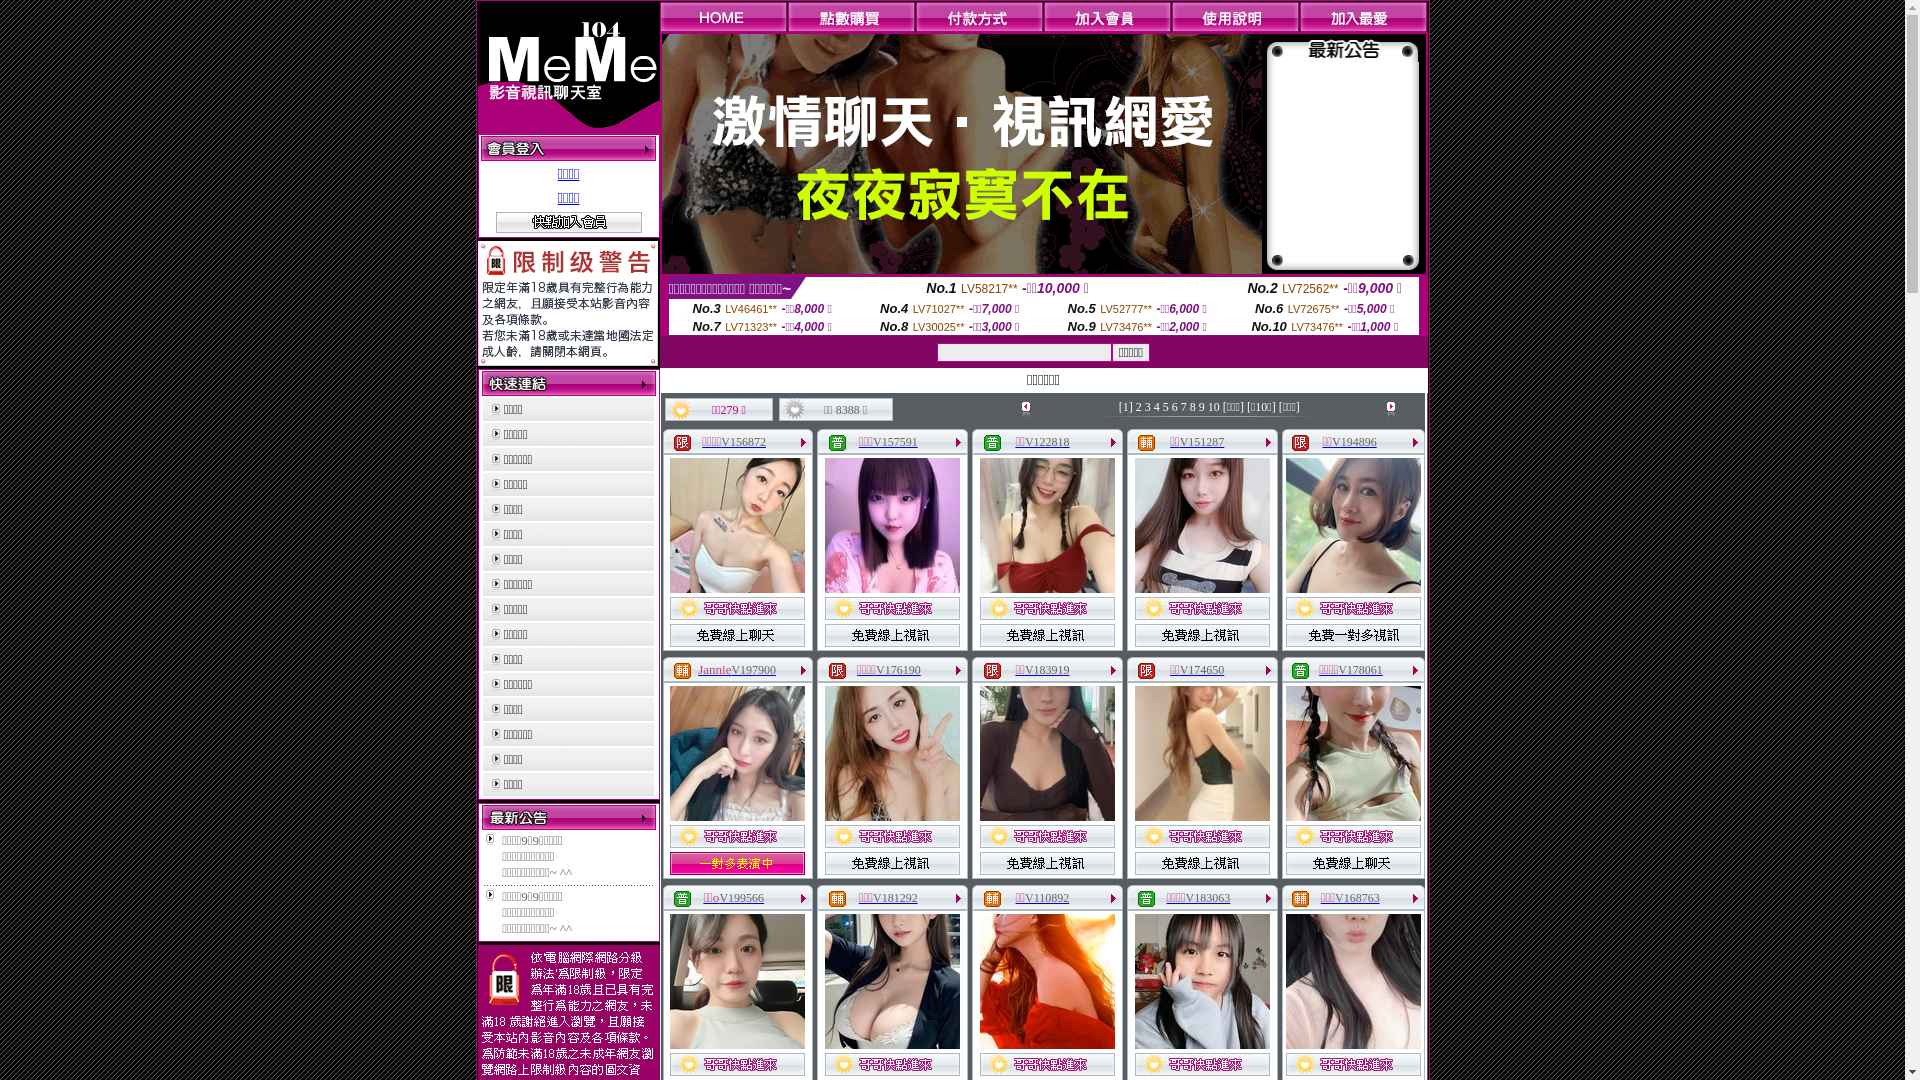 Image resolution: width=1920 pixels, height=1080 pixels. I want to click on 'V194896', so click(1354, 441).